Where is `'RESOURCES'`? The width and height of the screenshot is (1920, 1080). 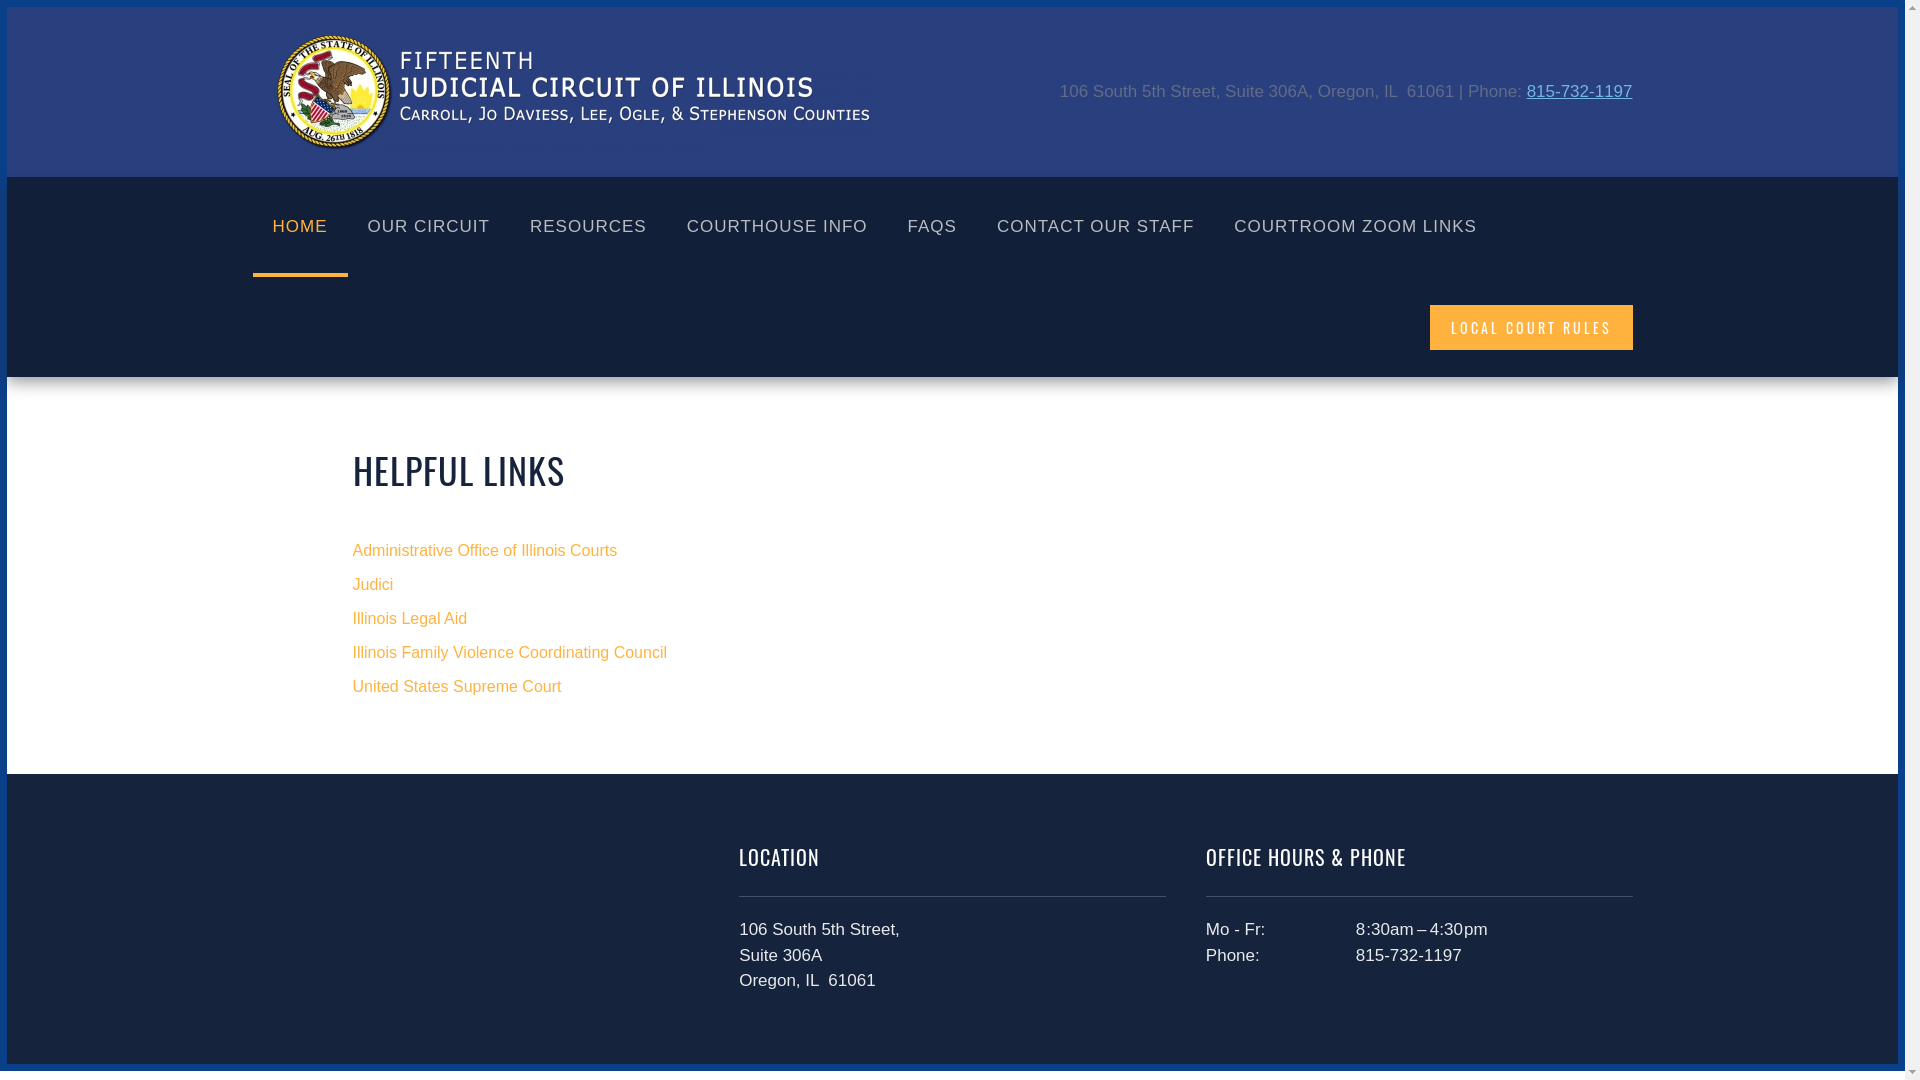 'RESOURCES' is located at coordinates (587, 226).